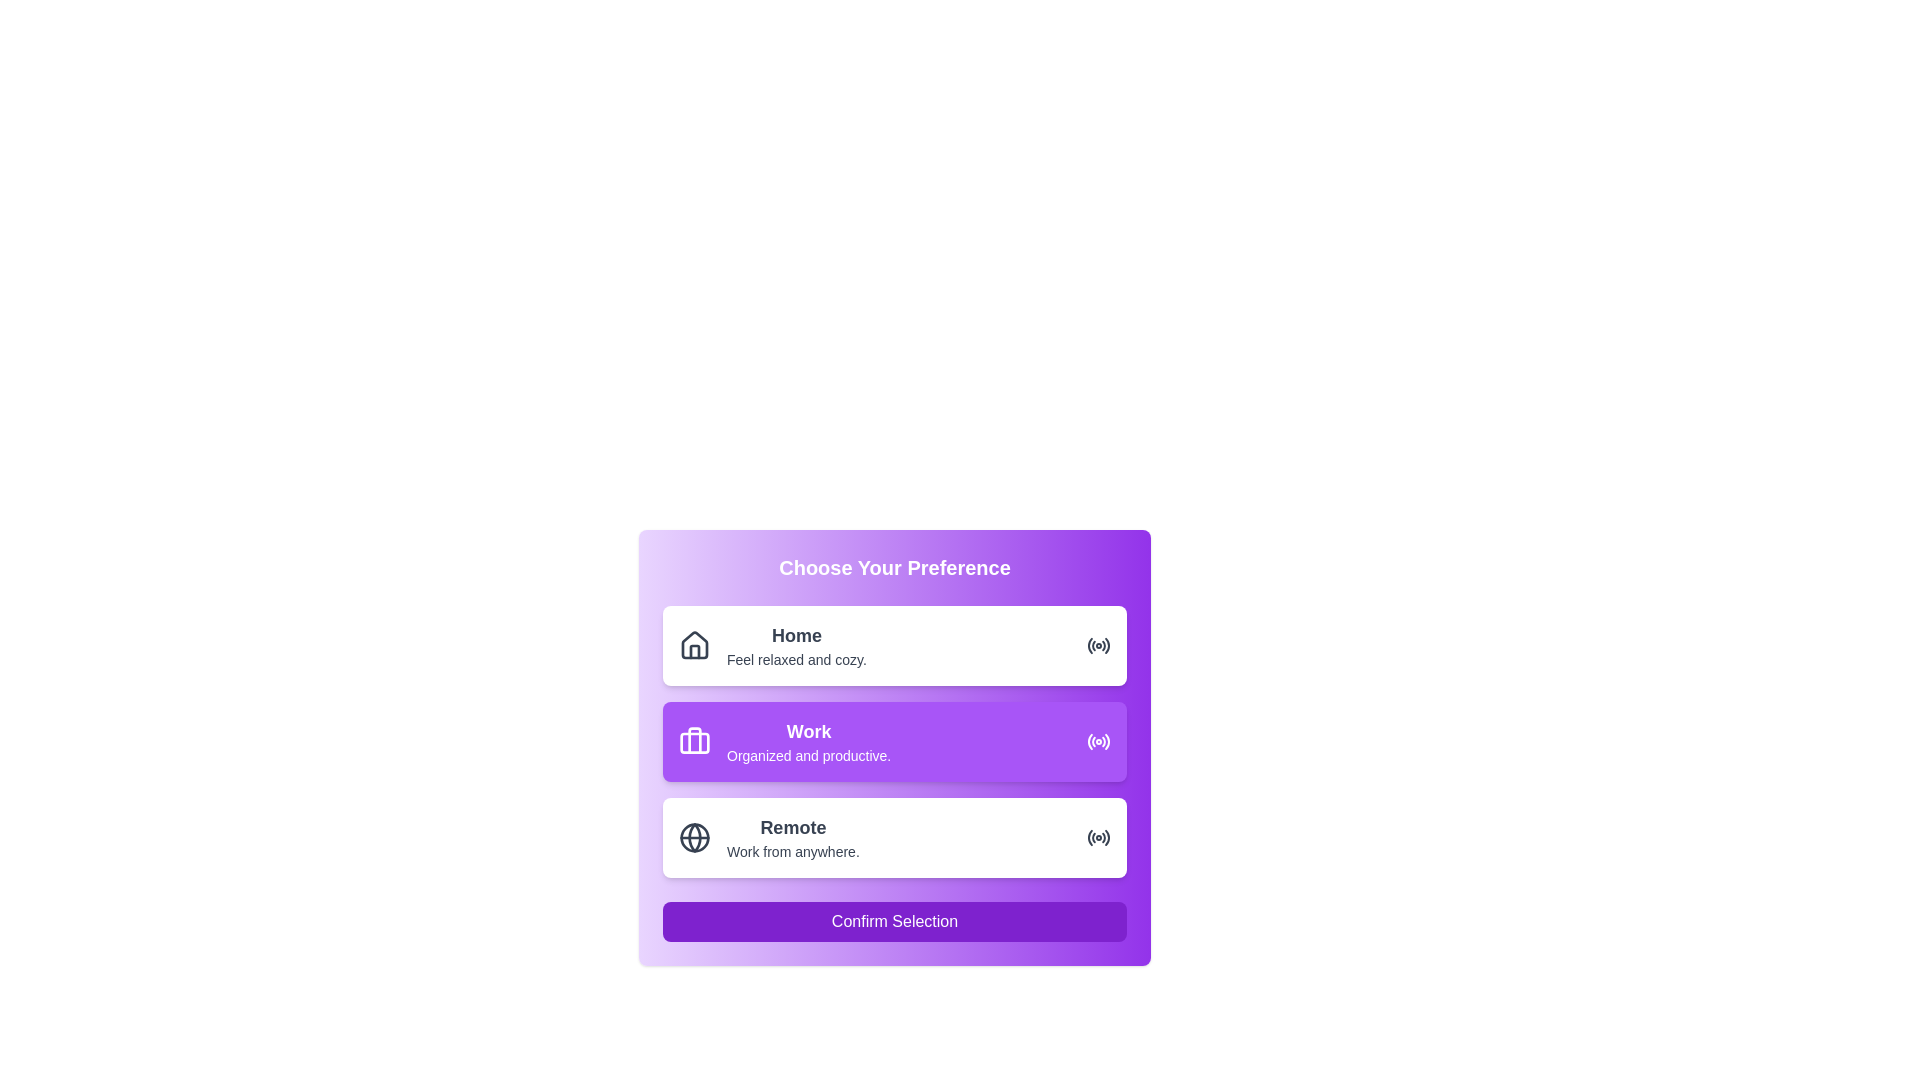  Describe the element at coordinates (1098, 741) in the screenshot. I see `the small circular indicator styled with concentric circles and a central dot, located at the extreme right end of the second row within the card labeled 'Work - Organized and productive.'` at that location.